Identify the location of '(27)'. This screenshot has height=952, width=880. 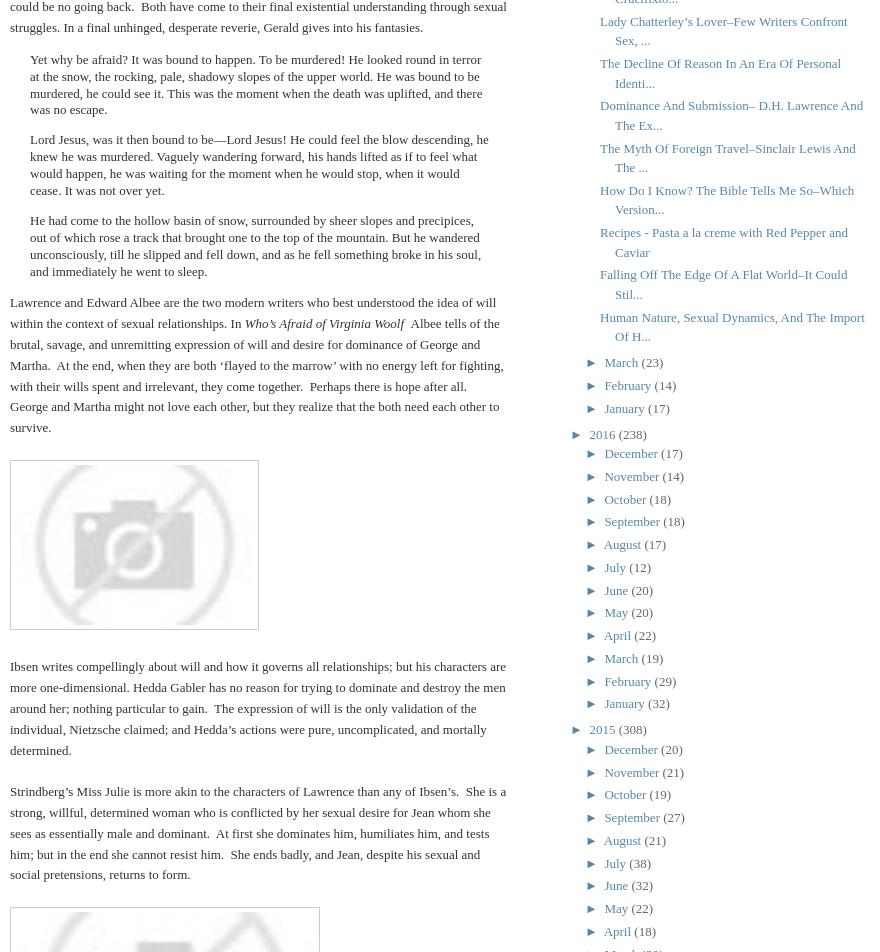
(661, 817).